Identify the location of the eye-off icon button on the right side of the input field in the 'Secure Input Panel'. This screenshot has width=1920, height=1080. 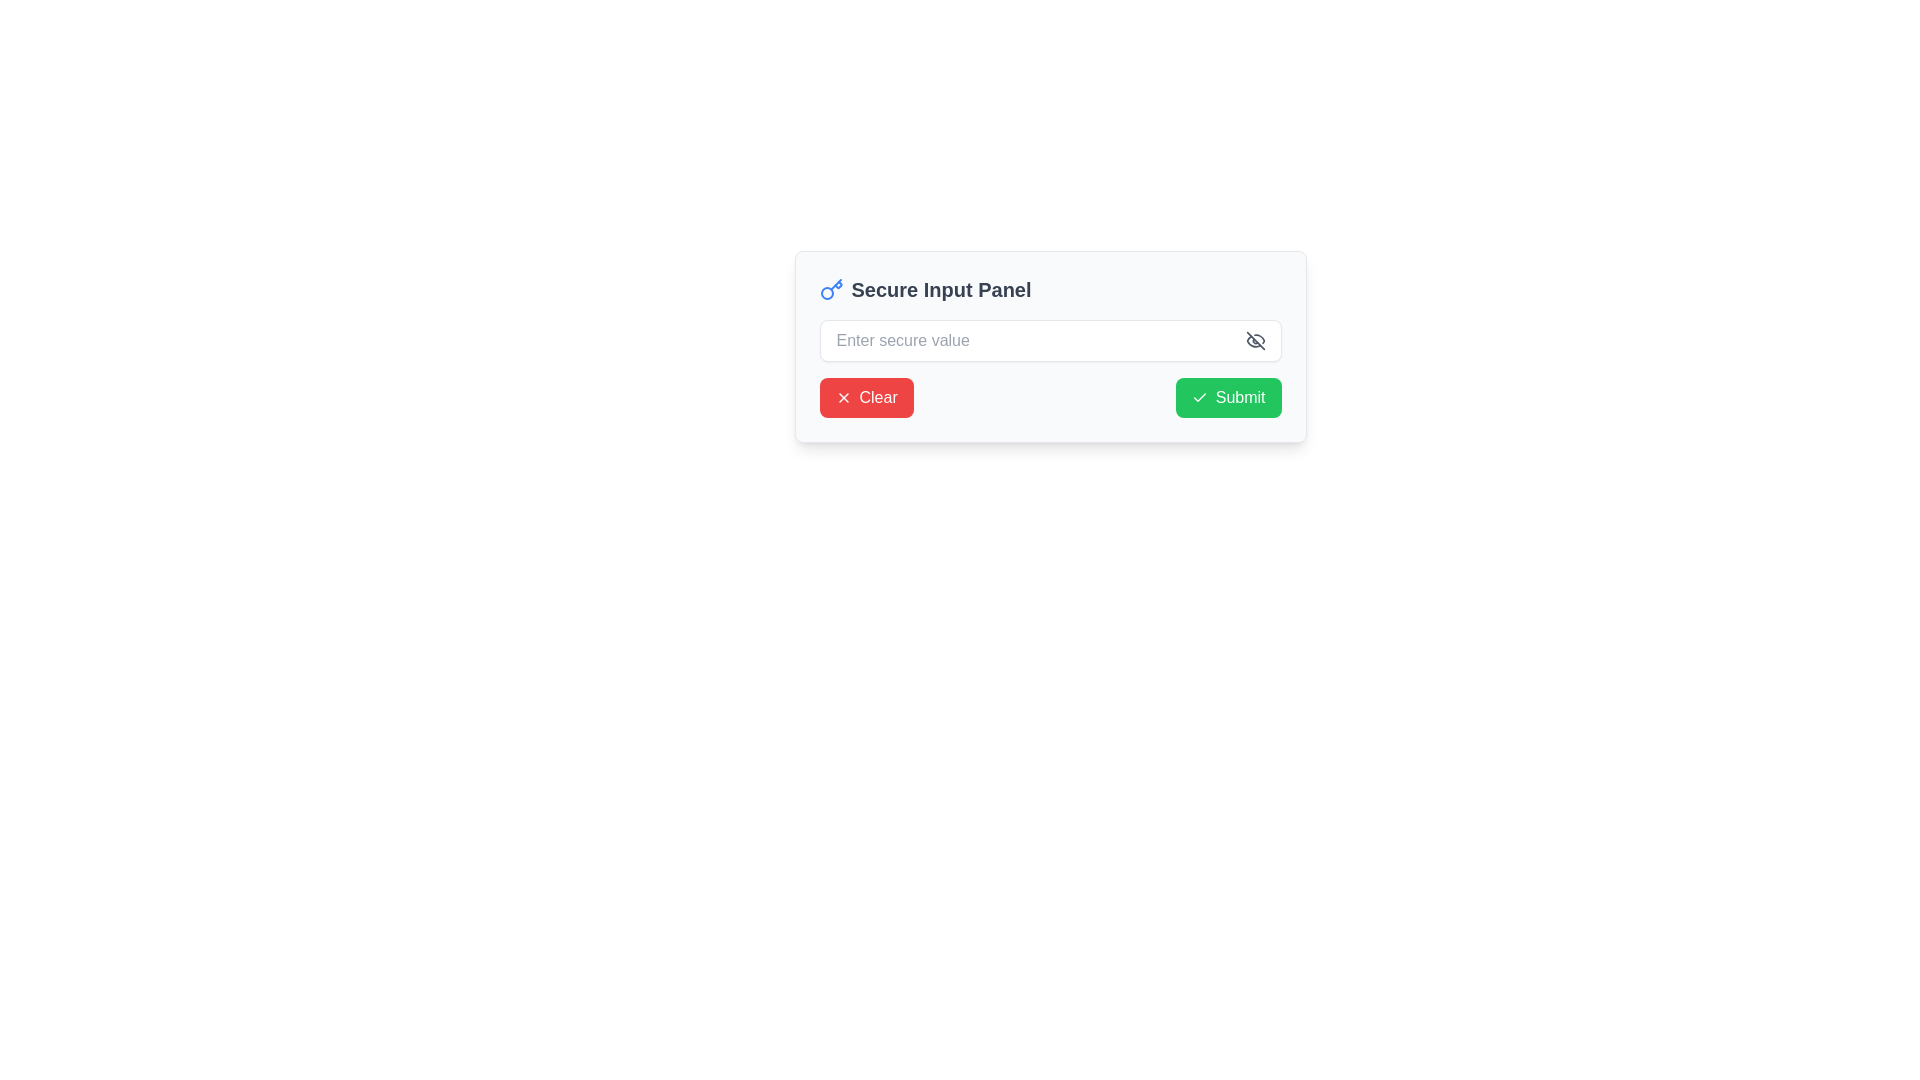
(1254, 339).